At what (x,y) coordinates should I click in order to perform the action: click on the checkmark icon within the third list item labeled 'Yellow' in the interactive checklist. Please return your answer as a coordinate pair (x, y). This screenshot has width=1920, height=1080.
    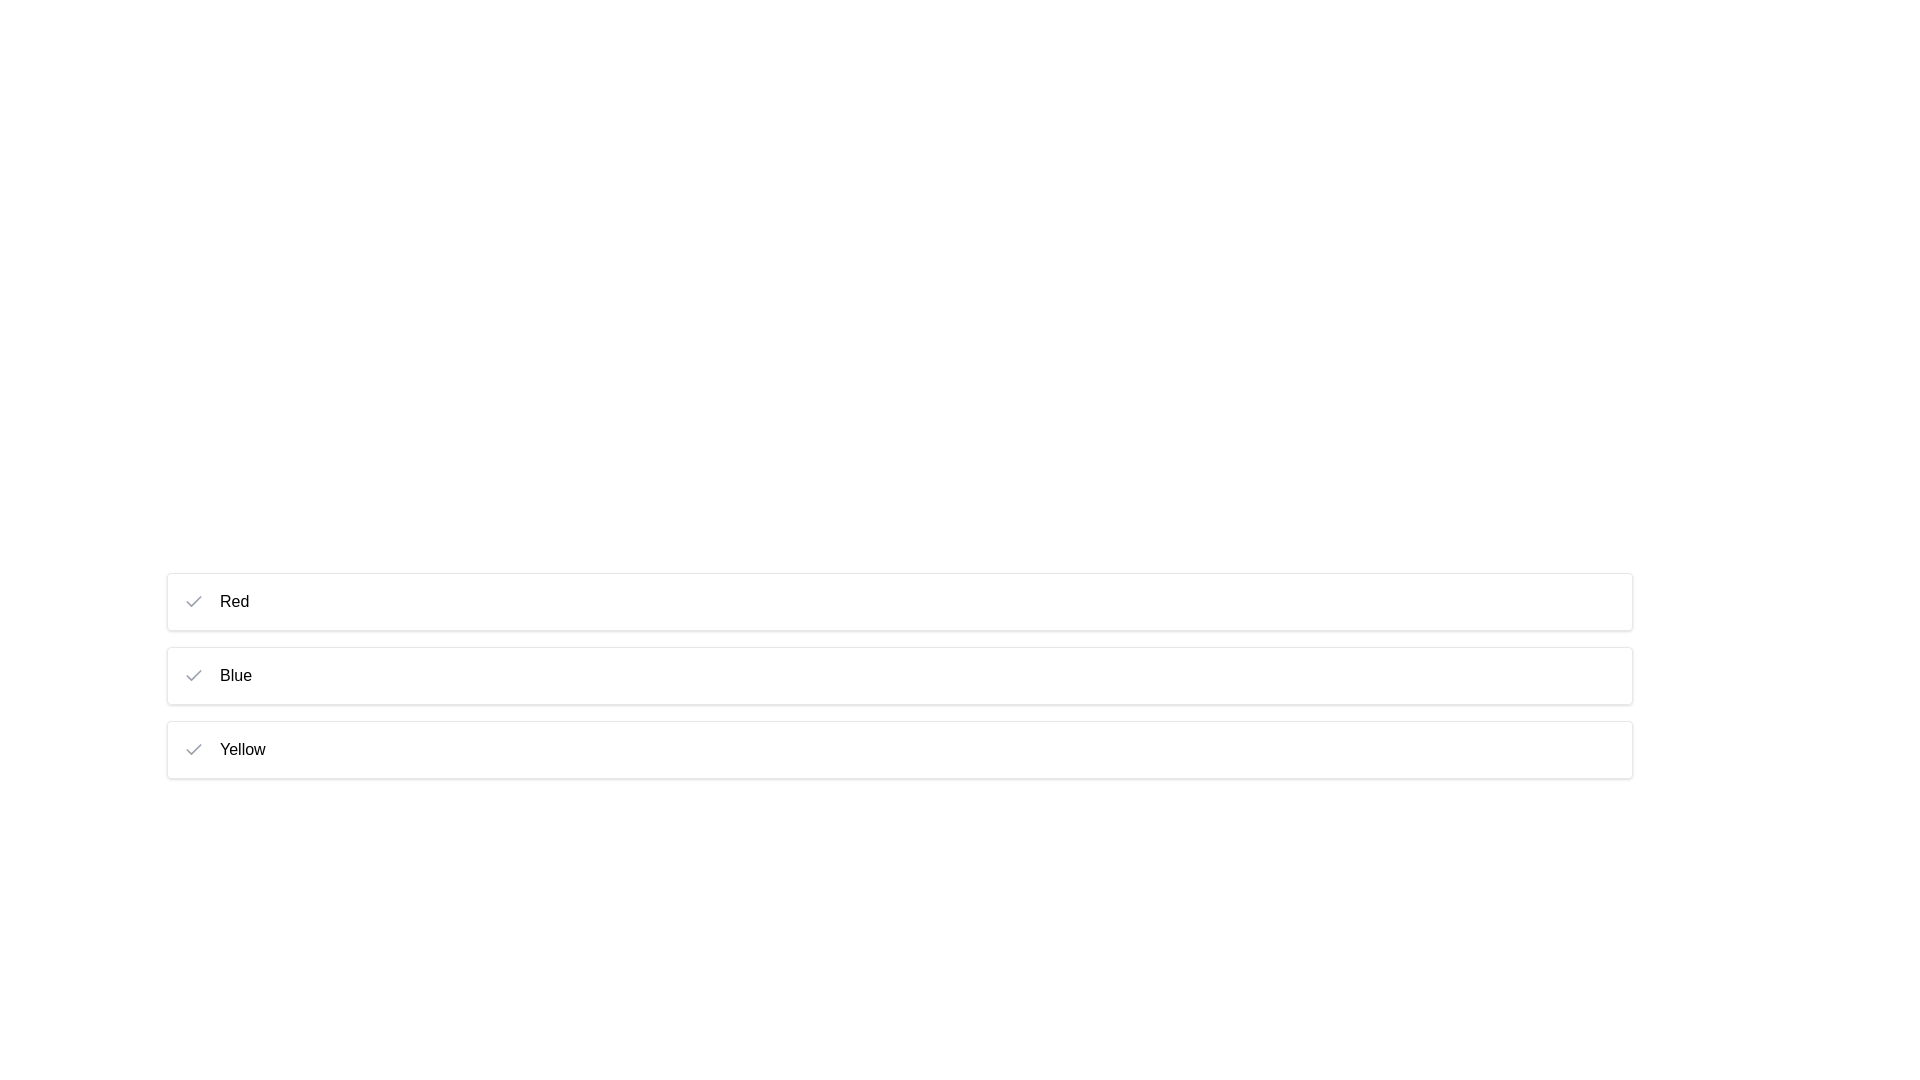
    Looking at the image, I should click on (193, 748).